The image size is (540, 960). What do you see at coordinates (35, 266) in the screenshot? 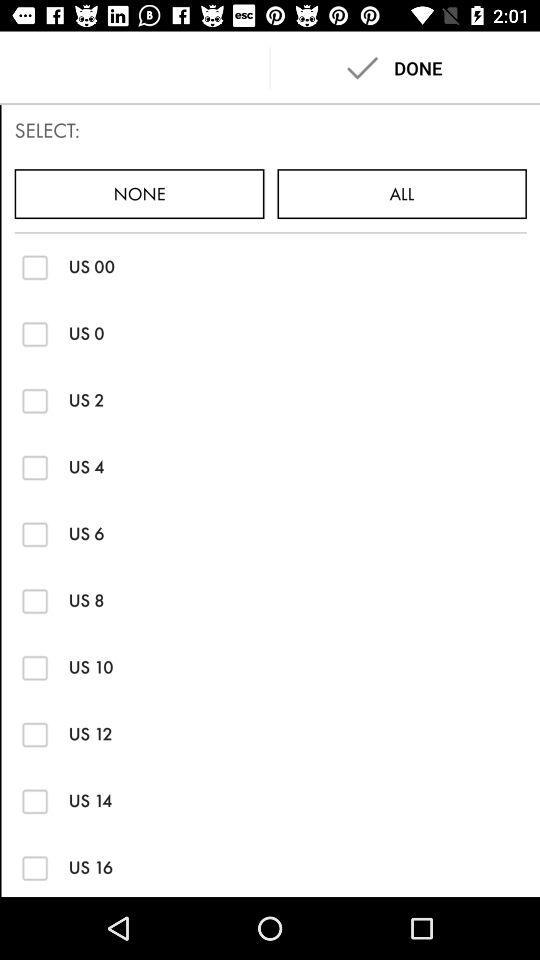
I see `switch us 00 option` at bounding box center [35, 266].